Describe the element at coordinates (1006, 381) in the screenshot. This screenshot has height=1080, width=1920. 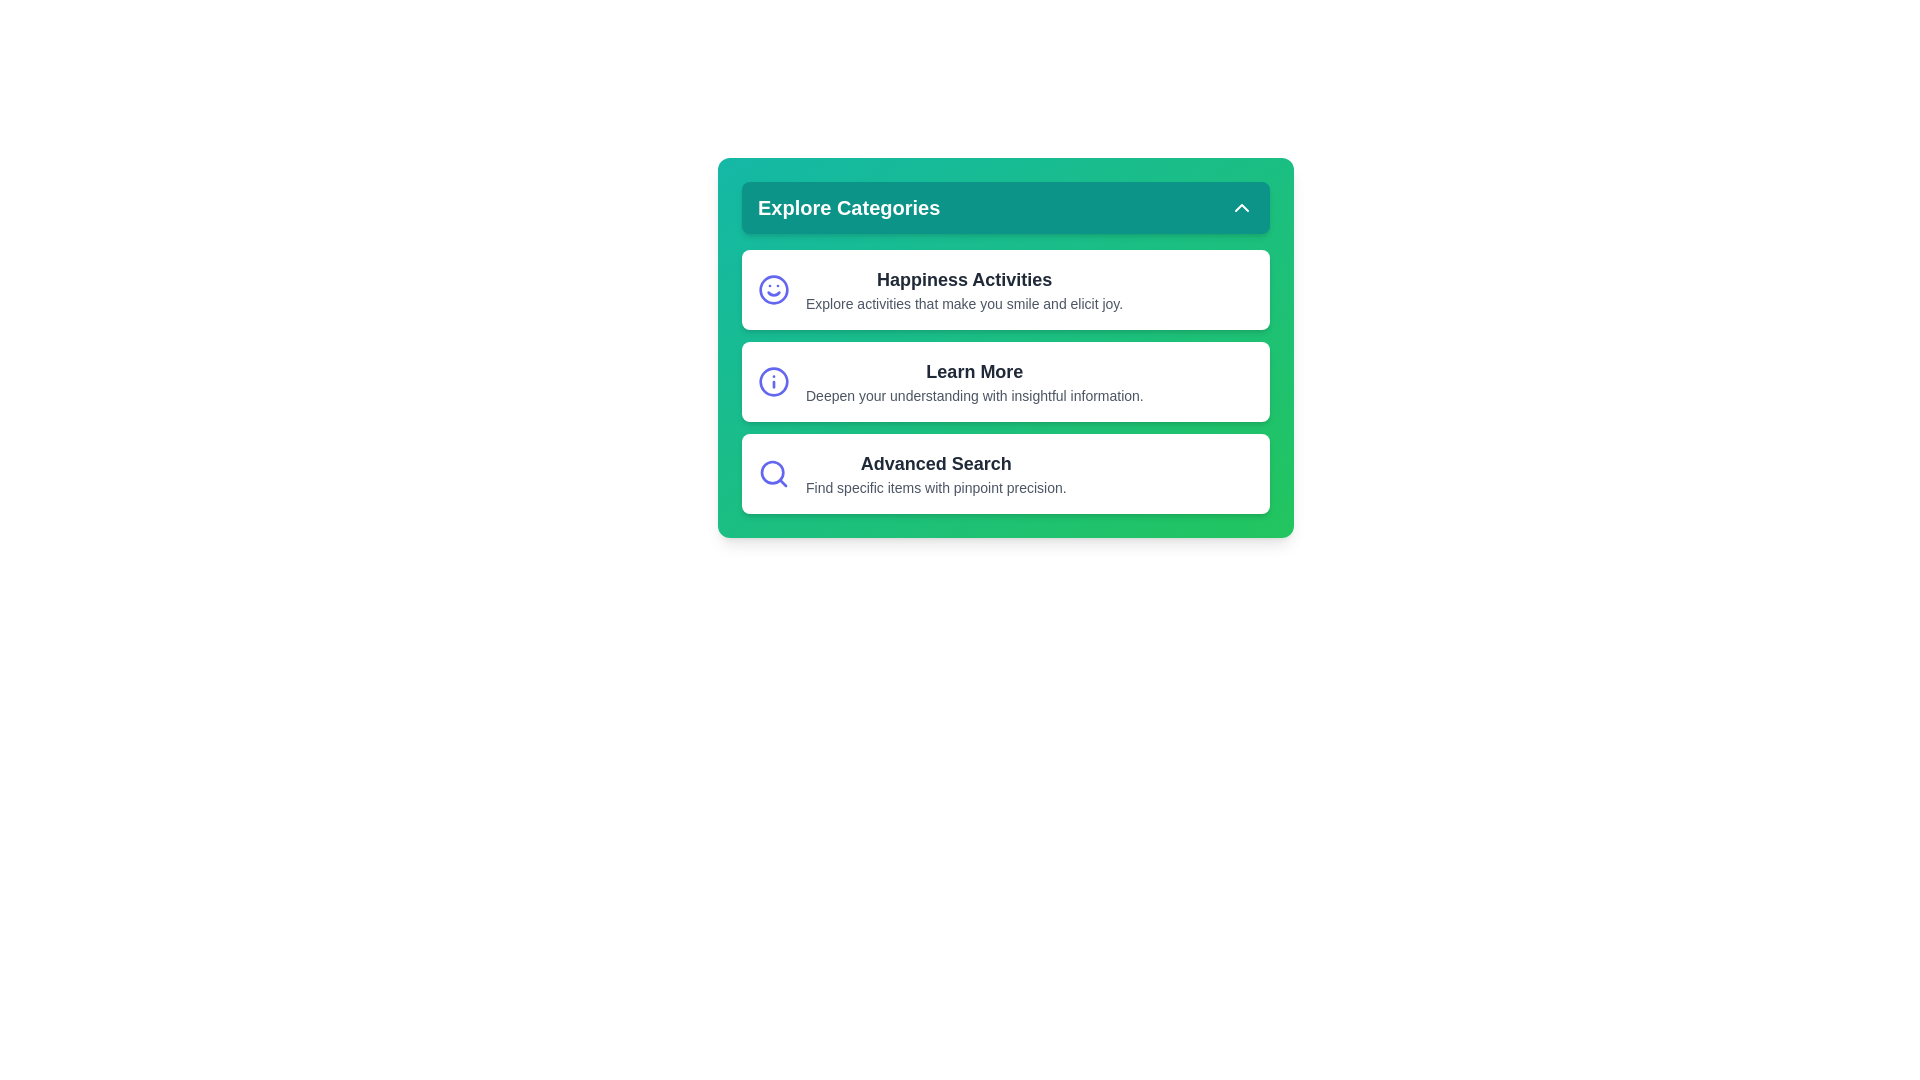
I see `the text of Learn More to analyze or copy it` at that location.